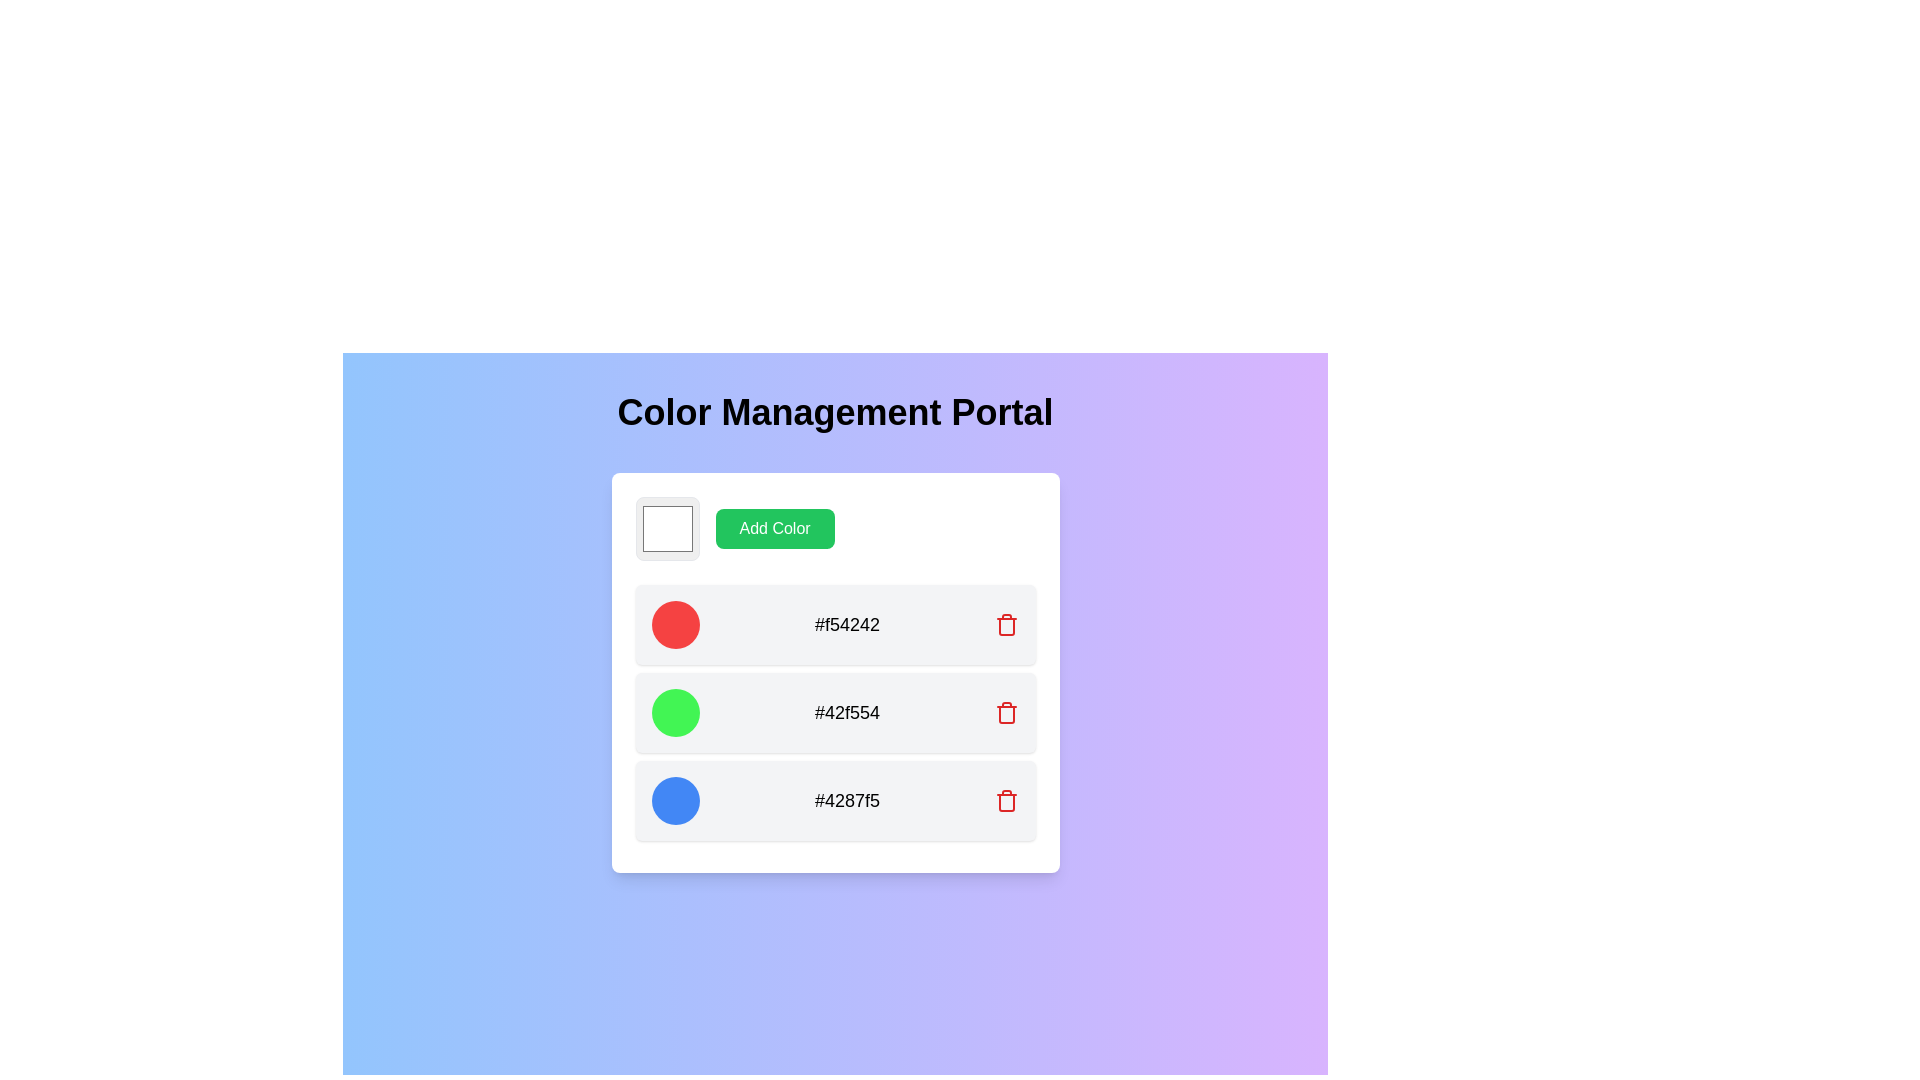 The image size is (1920, 1080). Describe the element at coordinates (847, 623) in the screenshot. I see `the static text label displaying the value '#f54242', which is bold and centered within a rectangular section, located in the right portion of the first rectangular section following a red circular icon` at that location.